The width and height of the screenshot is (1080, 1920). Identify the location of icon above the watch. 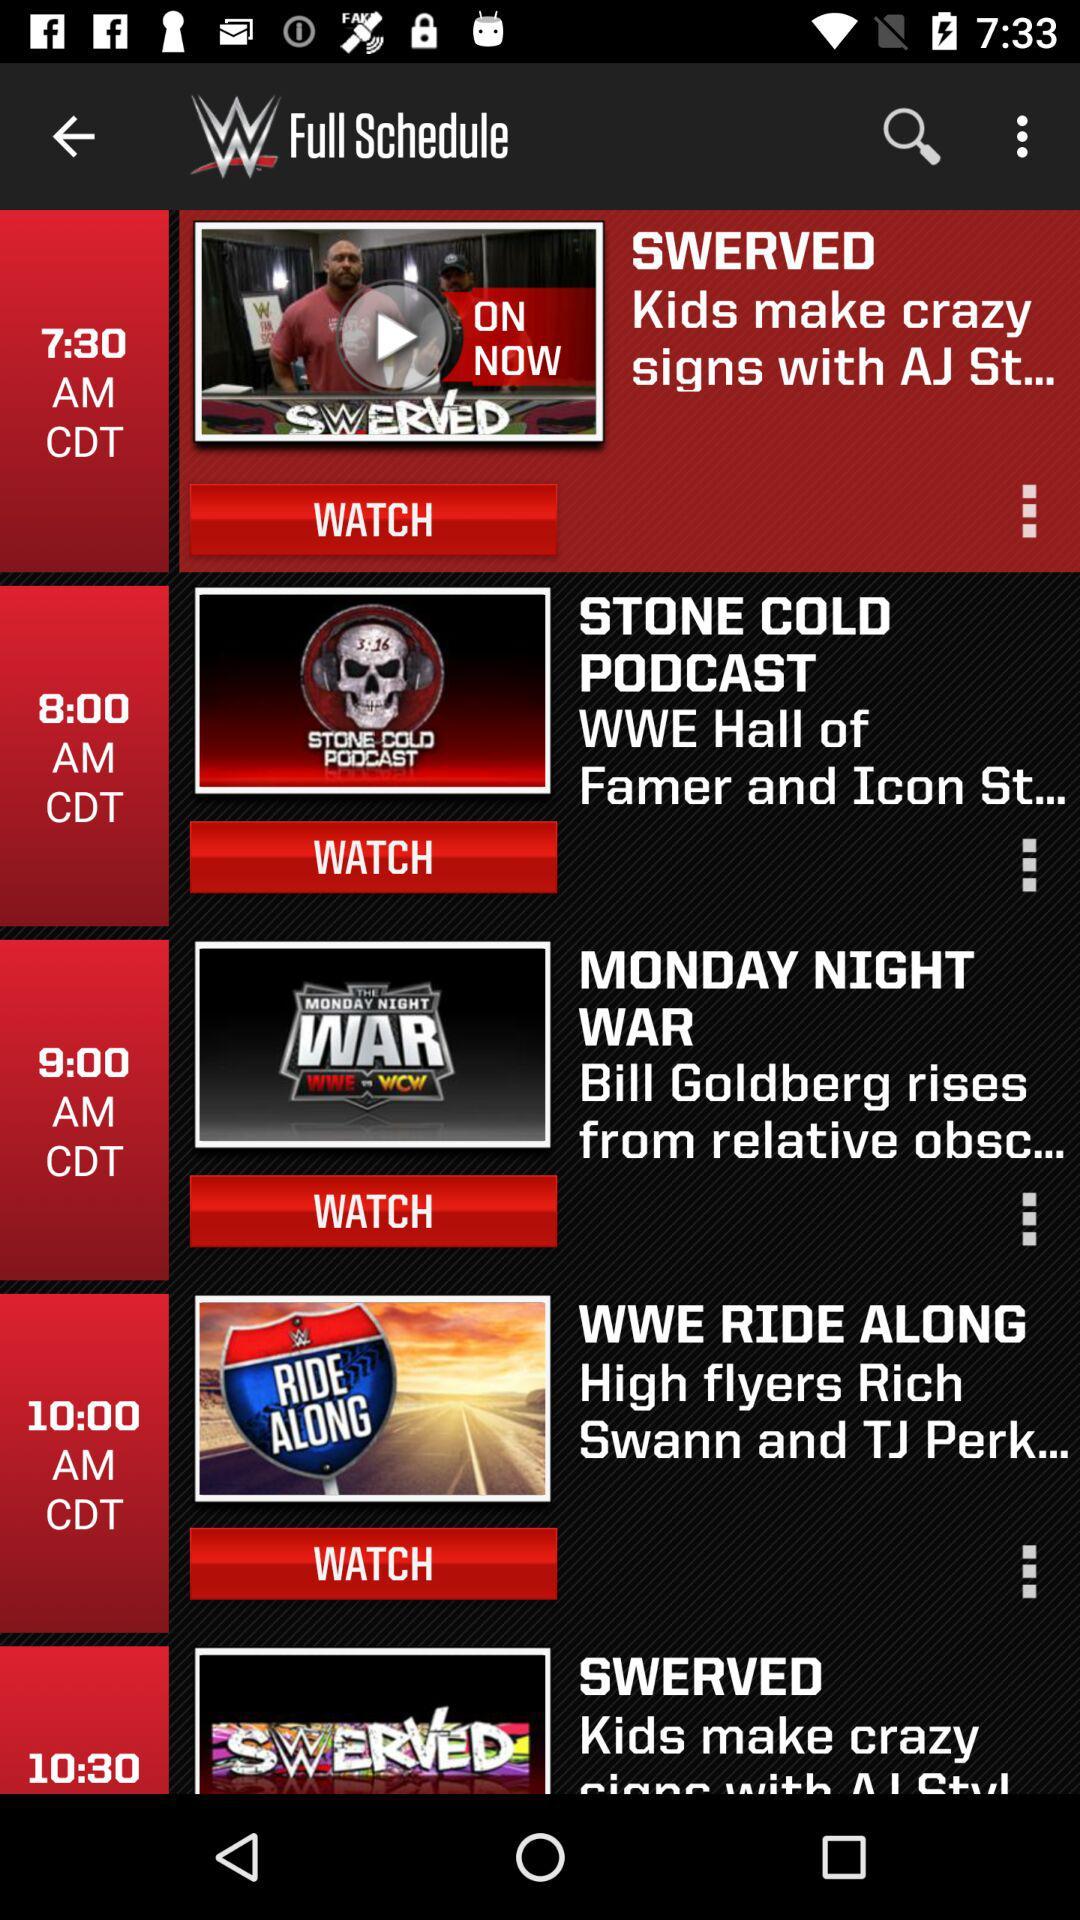
(399, 338).